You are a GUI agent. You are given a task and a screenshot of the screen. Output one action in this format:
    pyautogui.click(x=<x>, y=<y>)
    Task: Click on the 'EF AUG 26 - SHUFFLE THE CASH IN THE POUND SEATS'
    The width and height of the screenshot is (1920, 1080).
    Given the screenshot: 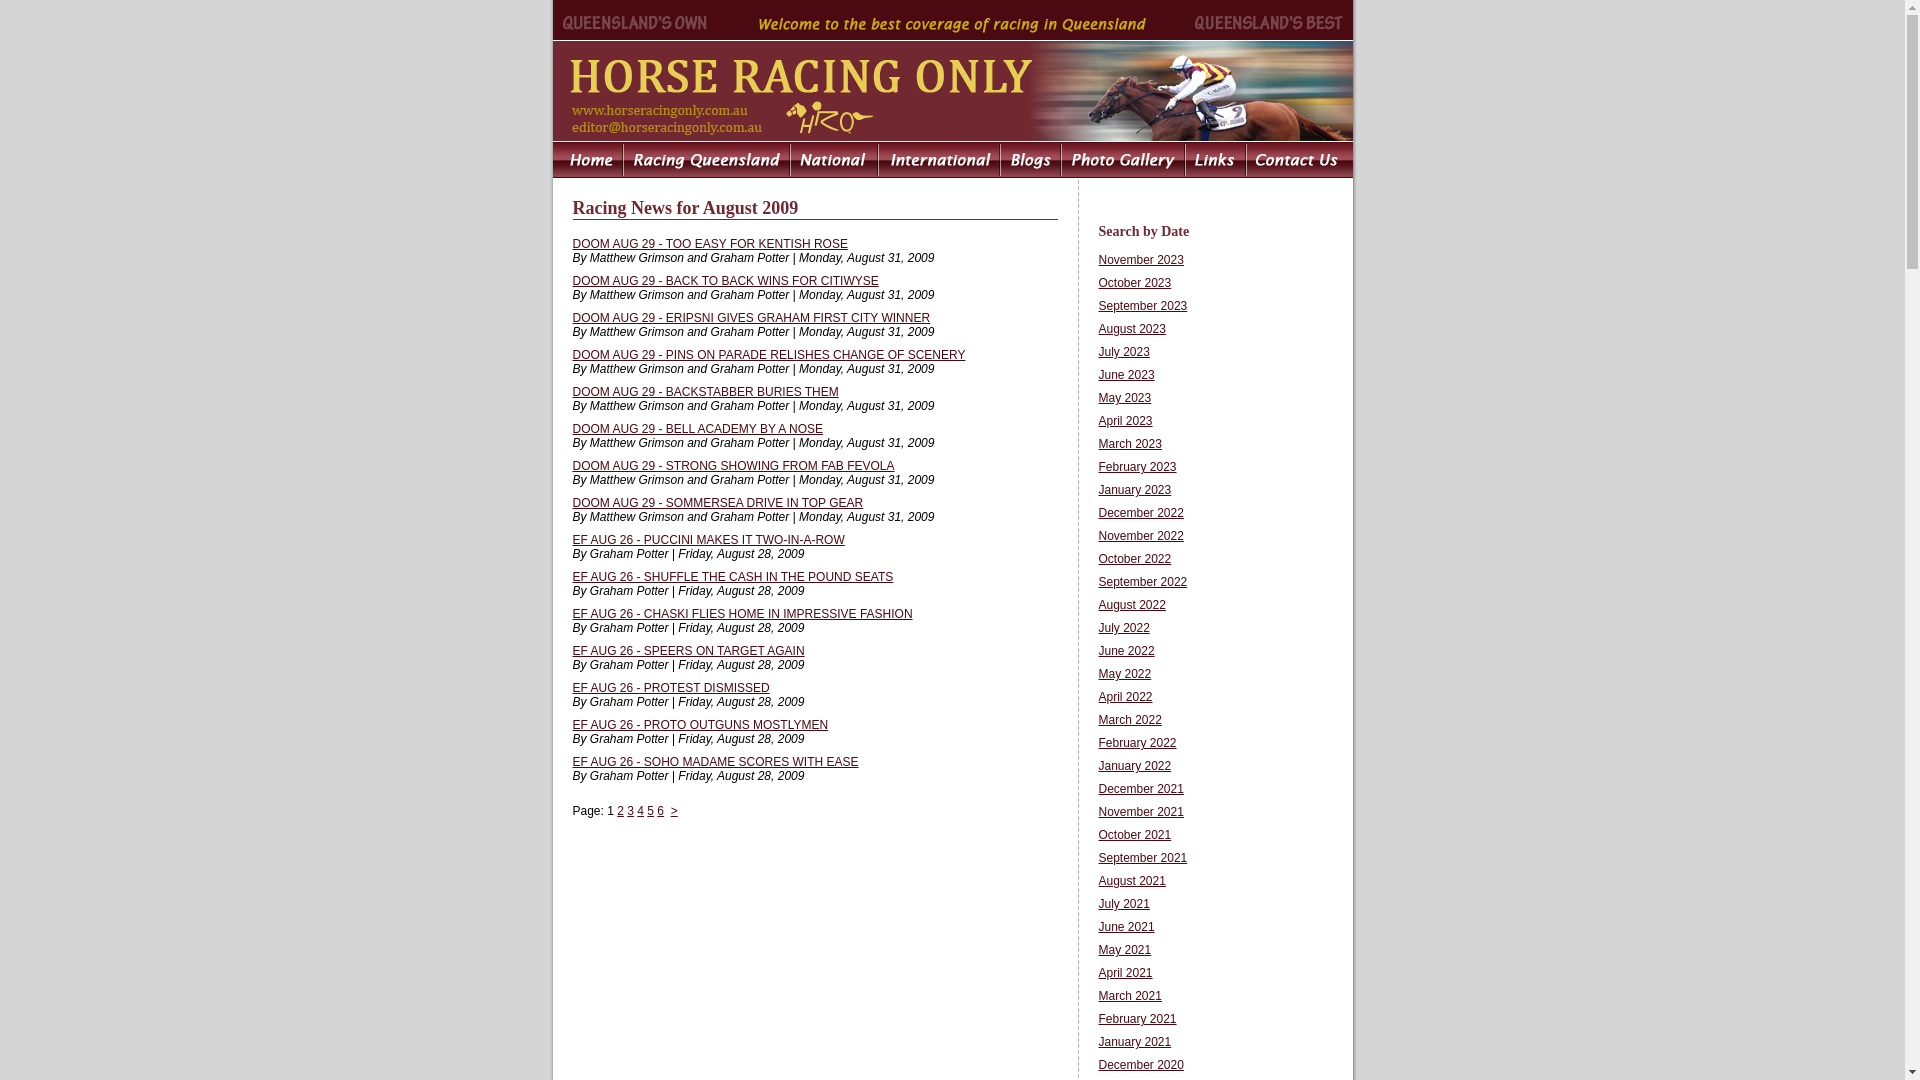 What is the action you would take?
    pyautogui.click(x=731, y=577)
    